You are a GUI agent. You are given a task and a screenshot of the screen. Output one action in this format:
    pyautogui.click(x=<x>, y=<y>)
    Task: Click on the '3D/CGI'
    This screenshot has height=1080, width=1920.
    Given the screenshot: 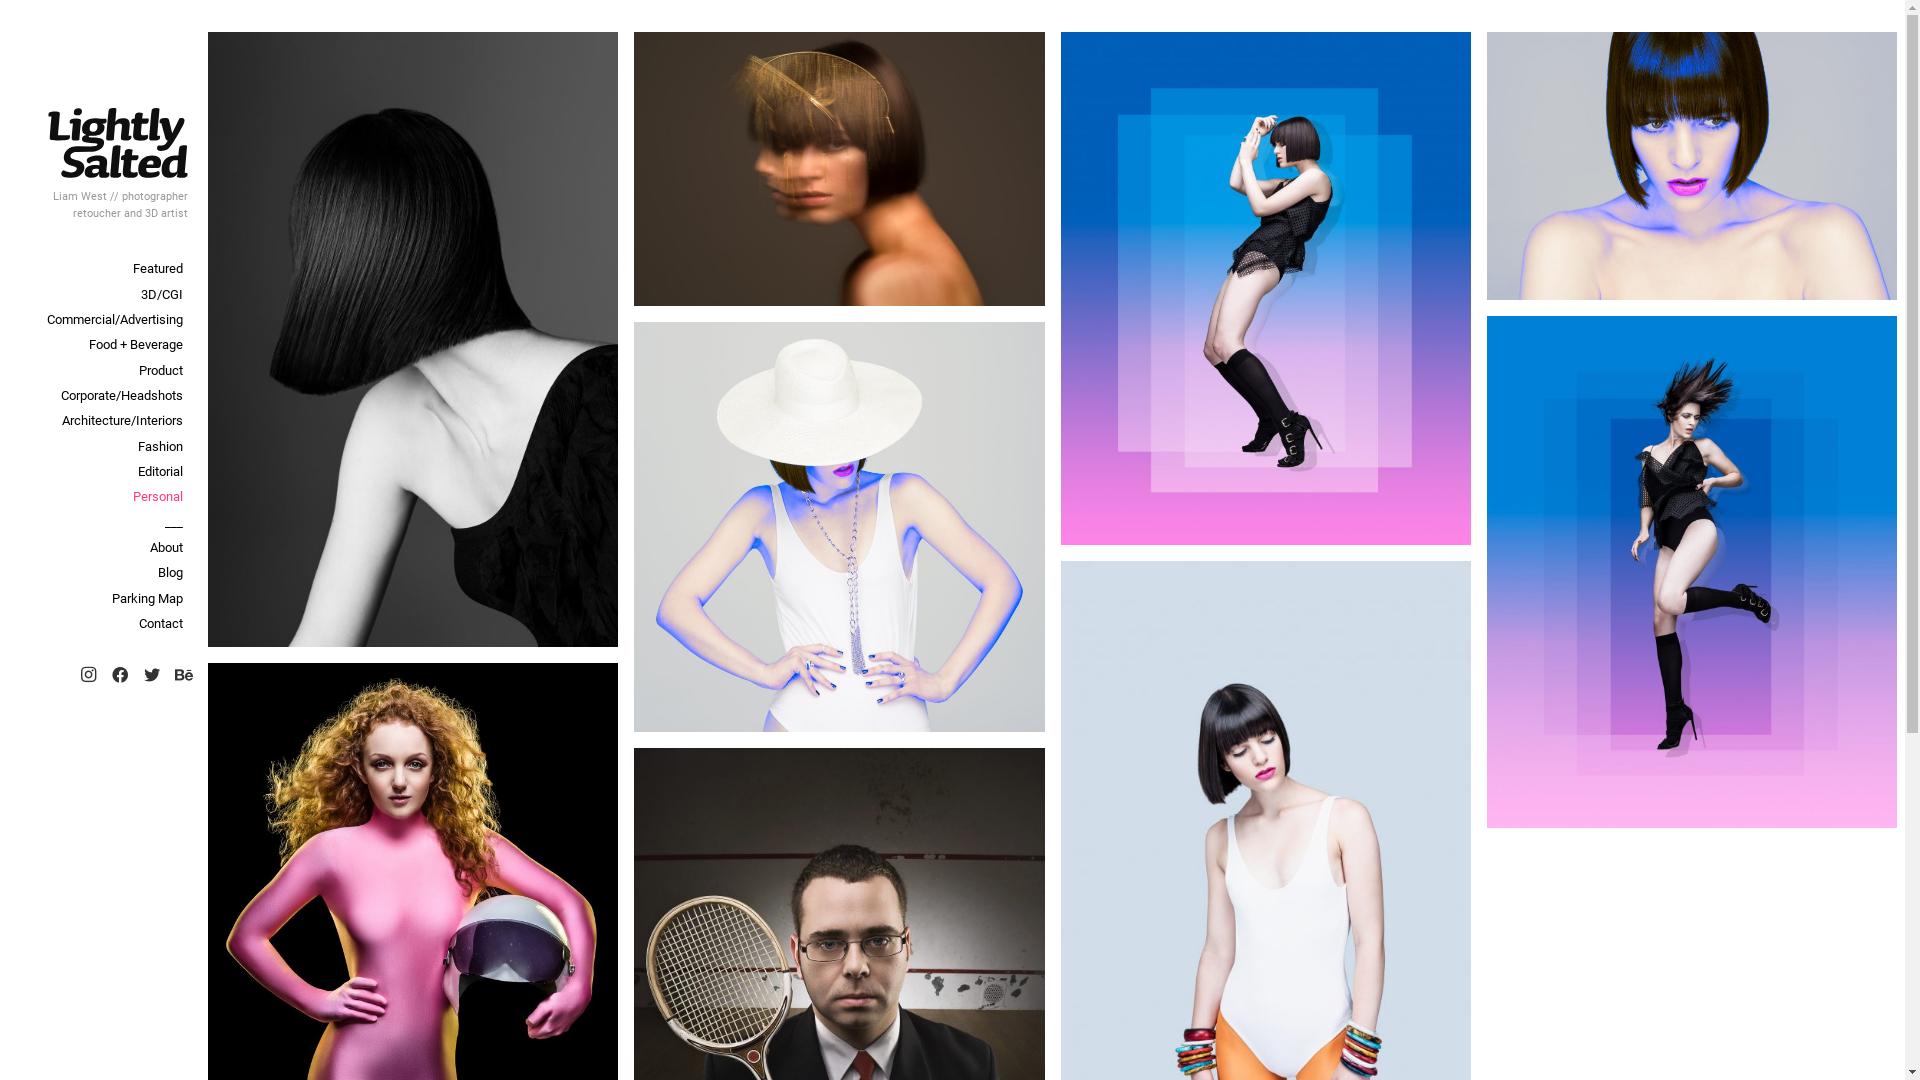 What is the action you would take?
    pyautogui.click(x=0, y=294)
    